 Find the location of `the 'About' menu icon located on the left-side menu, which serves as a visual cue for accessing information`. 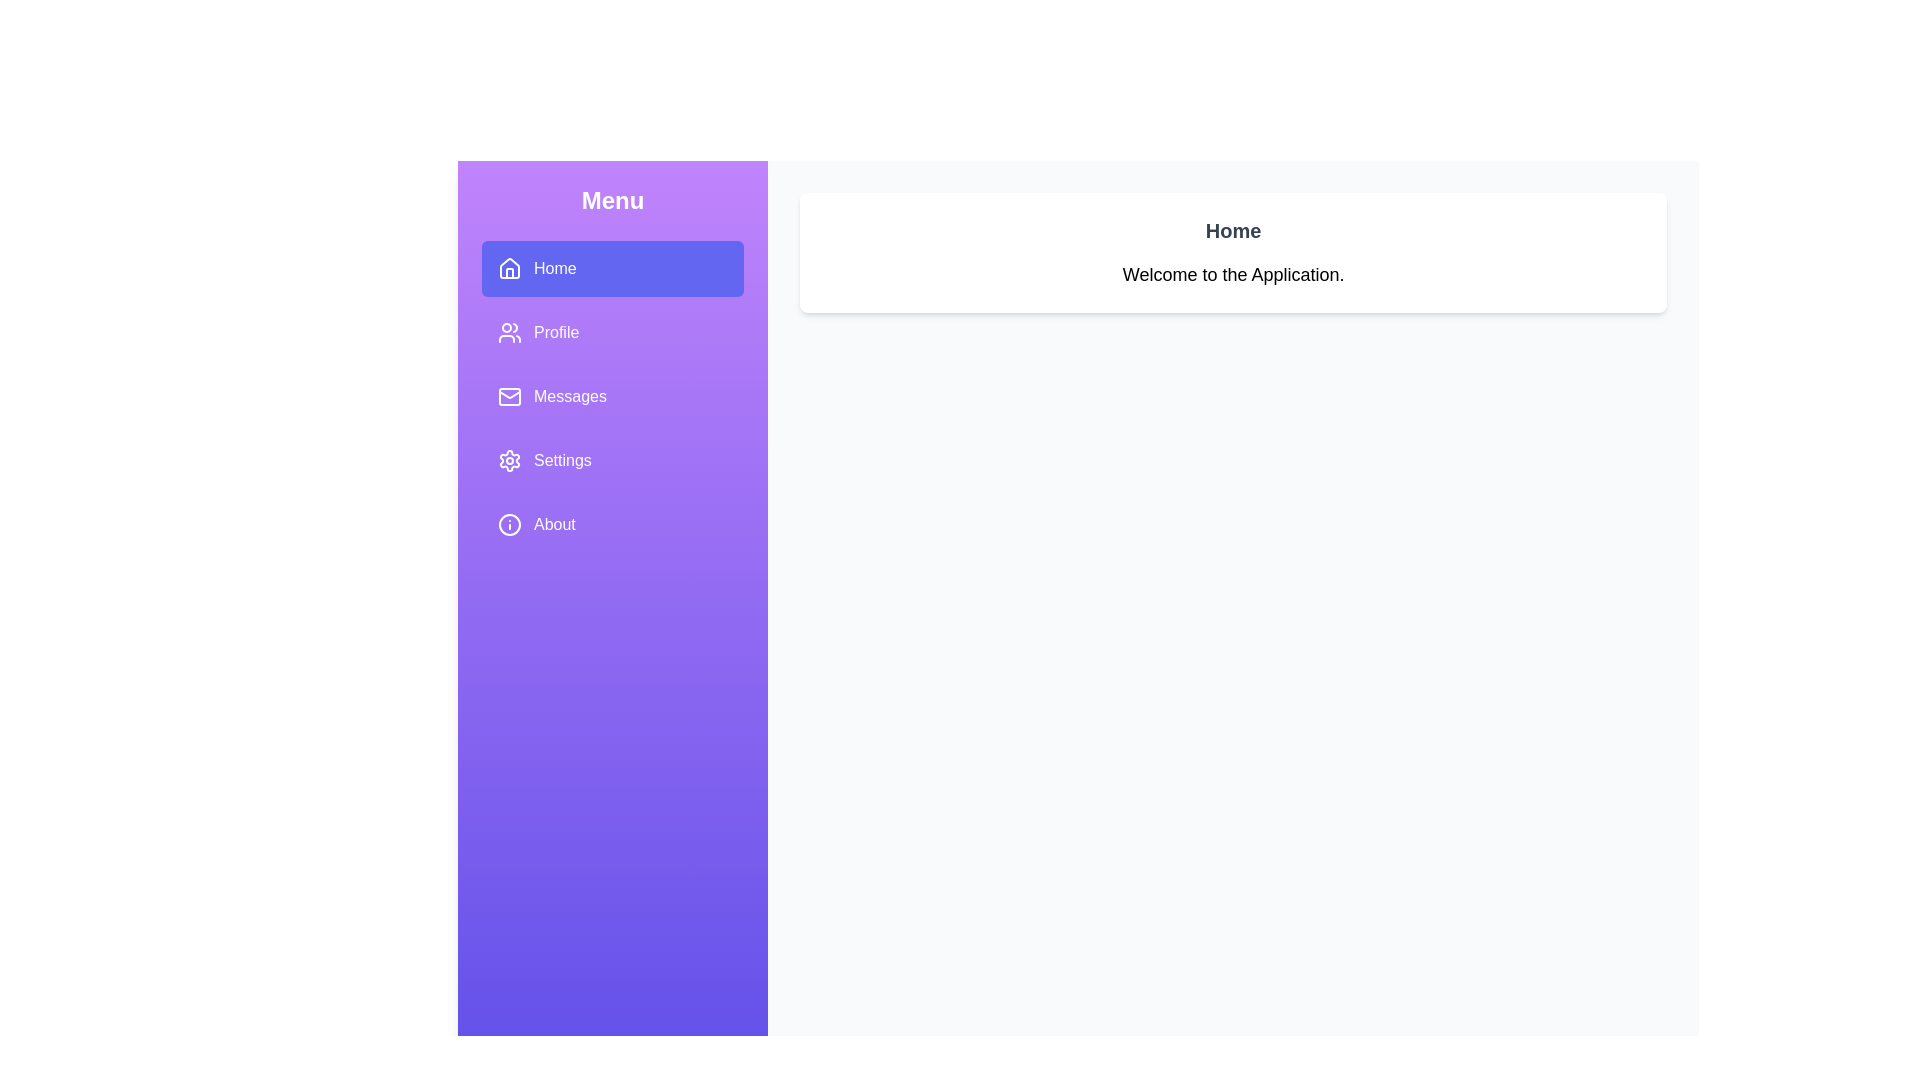

the 'About' menu icon located on the left-side menu, which serves as a visual cue for accessing information is located at coordinates (509, 523).